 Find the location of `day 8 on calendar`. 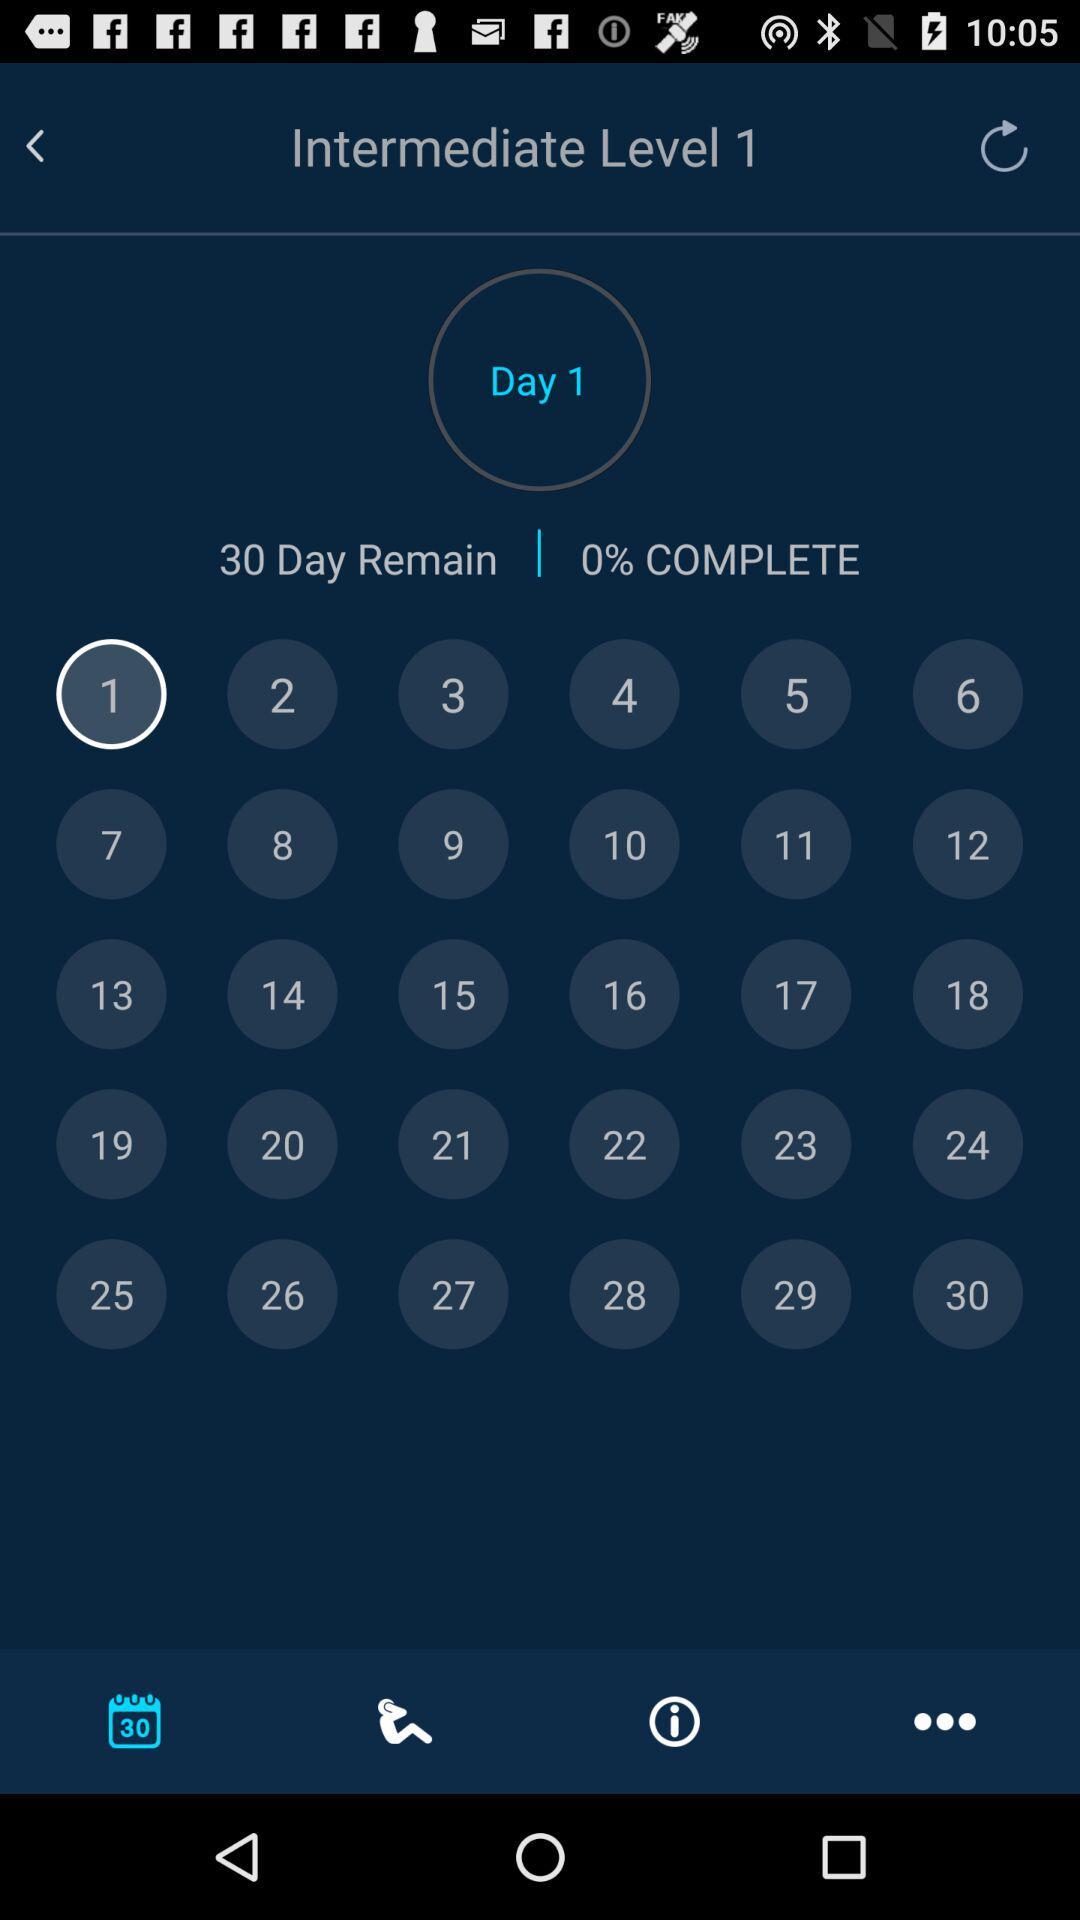

day 8 on calendar is located at coordinates (282, 844).